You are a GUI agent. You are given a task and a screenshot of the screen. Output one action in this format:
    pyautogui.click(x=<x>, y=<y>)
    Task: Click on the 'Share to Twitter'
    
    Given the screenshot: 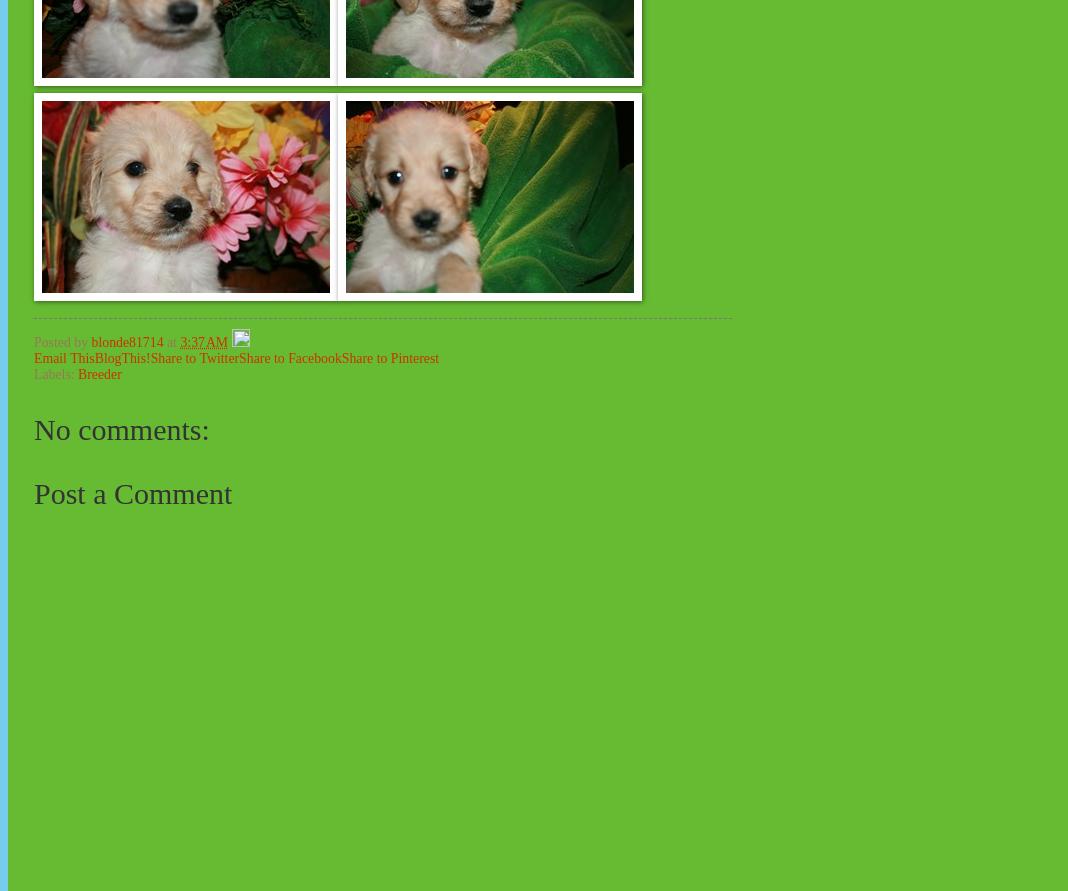 What is the action you would take?
    pyautogui.click(x=194, y=357)
    